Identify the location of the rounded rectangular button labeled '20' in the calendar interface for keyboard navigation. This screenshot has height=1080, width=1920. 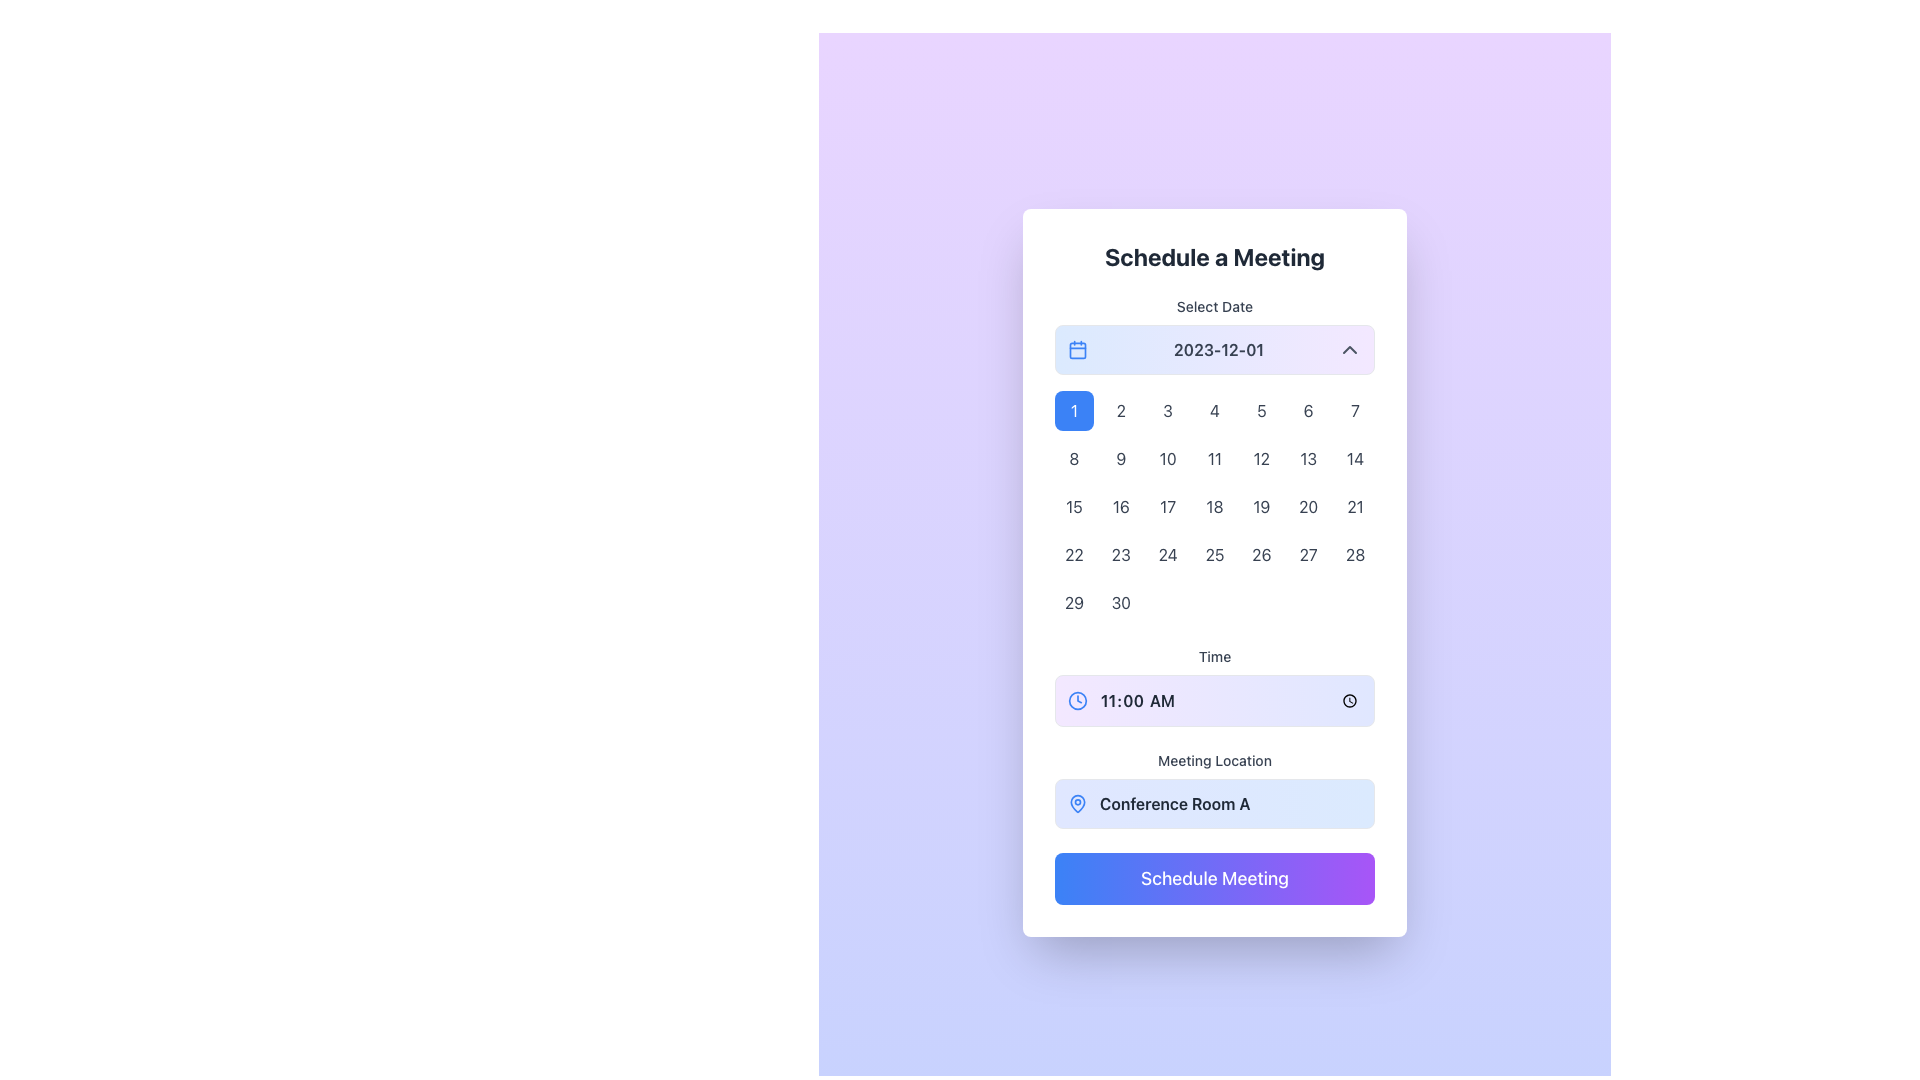
(1308, 505).